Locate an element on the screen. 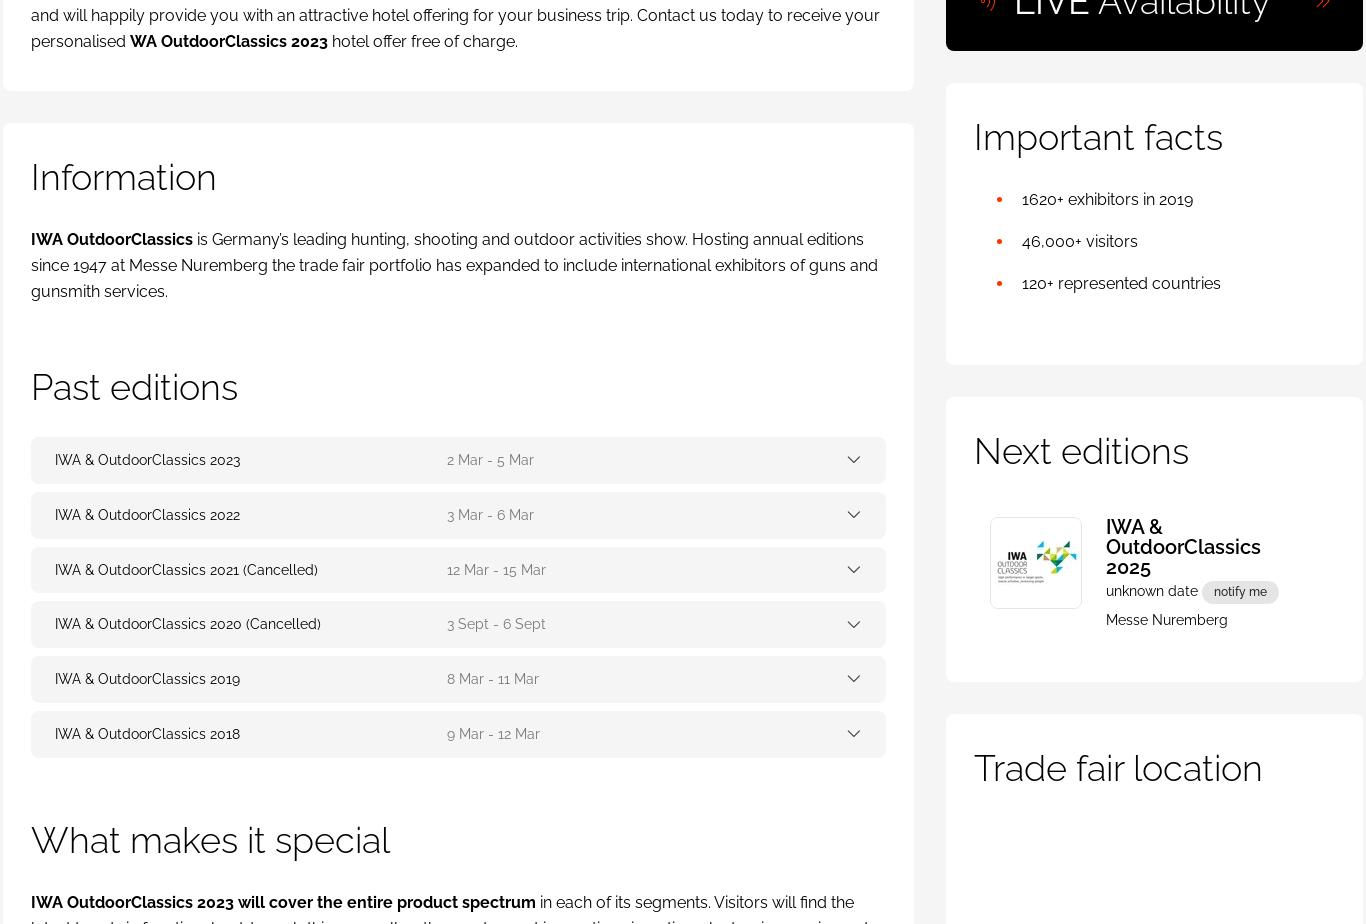  'and get a free online offer with booking terms and accommodation details' is located at coordinates (336, 425).